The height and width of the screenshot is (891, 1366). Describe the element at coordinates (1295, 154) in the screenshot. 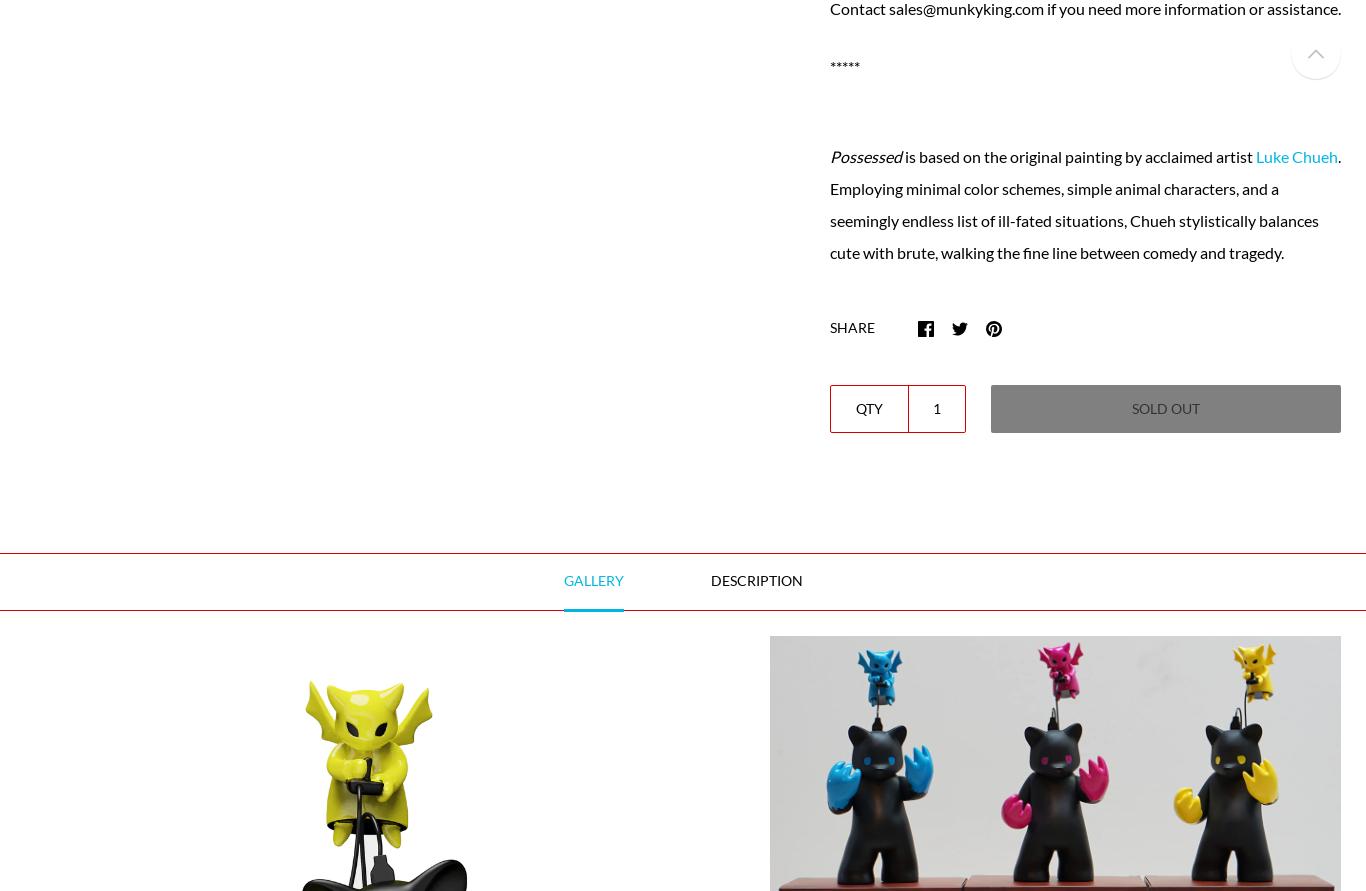

I see `'Luke Chueh'` at that location.